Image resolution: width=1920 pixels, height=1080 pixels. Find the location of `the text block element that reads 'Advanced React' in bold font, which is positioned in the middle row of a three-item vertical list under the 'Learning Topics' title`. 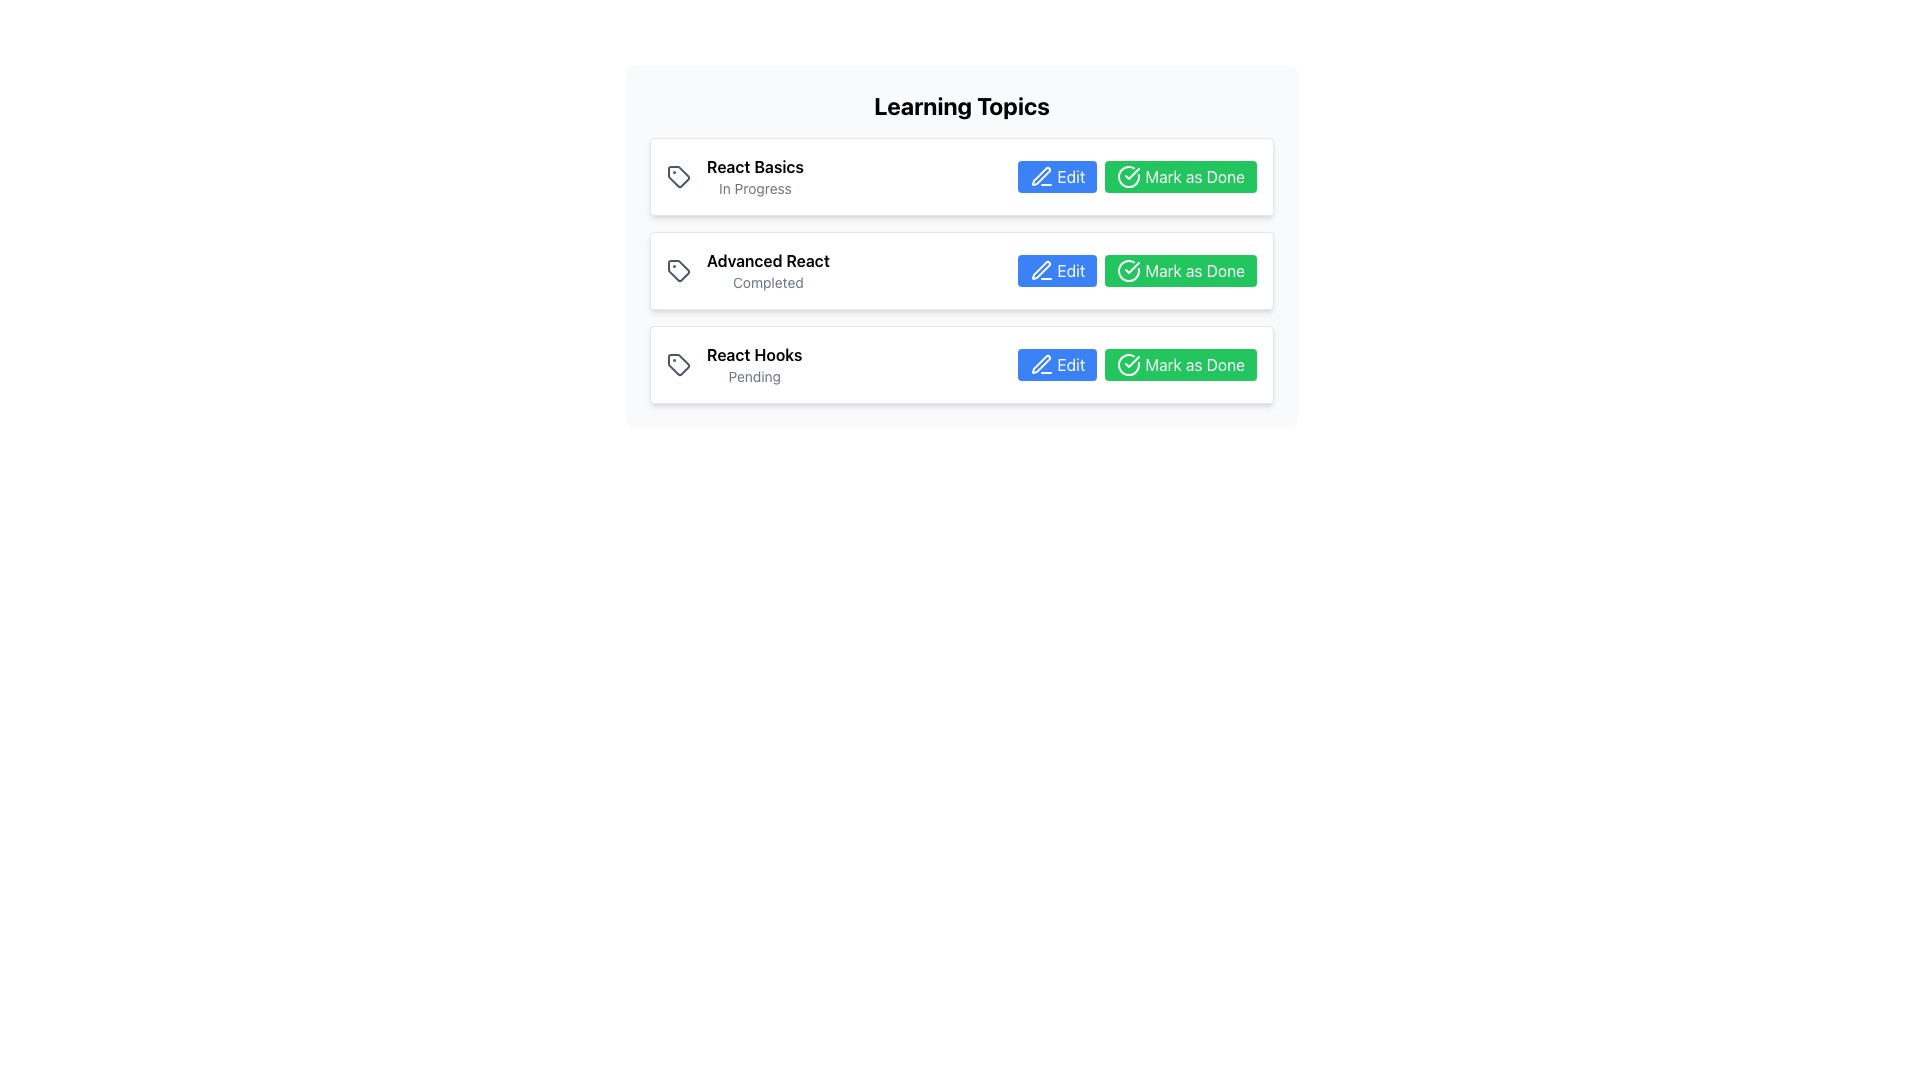

the text block element that reads 'Advanced React' in bold font, which is positioned in the middle row of a three-item vertical list under the 'Learning Topics' title is located at coordinates (767, 270).